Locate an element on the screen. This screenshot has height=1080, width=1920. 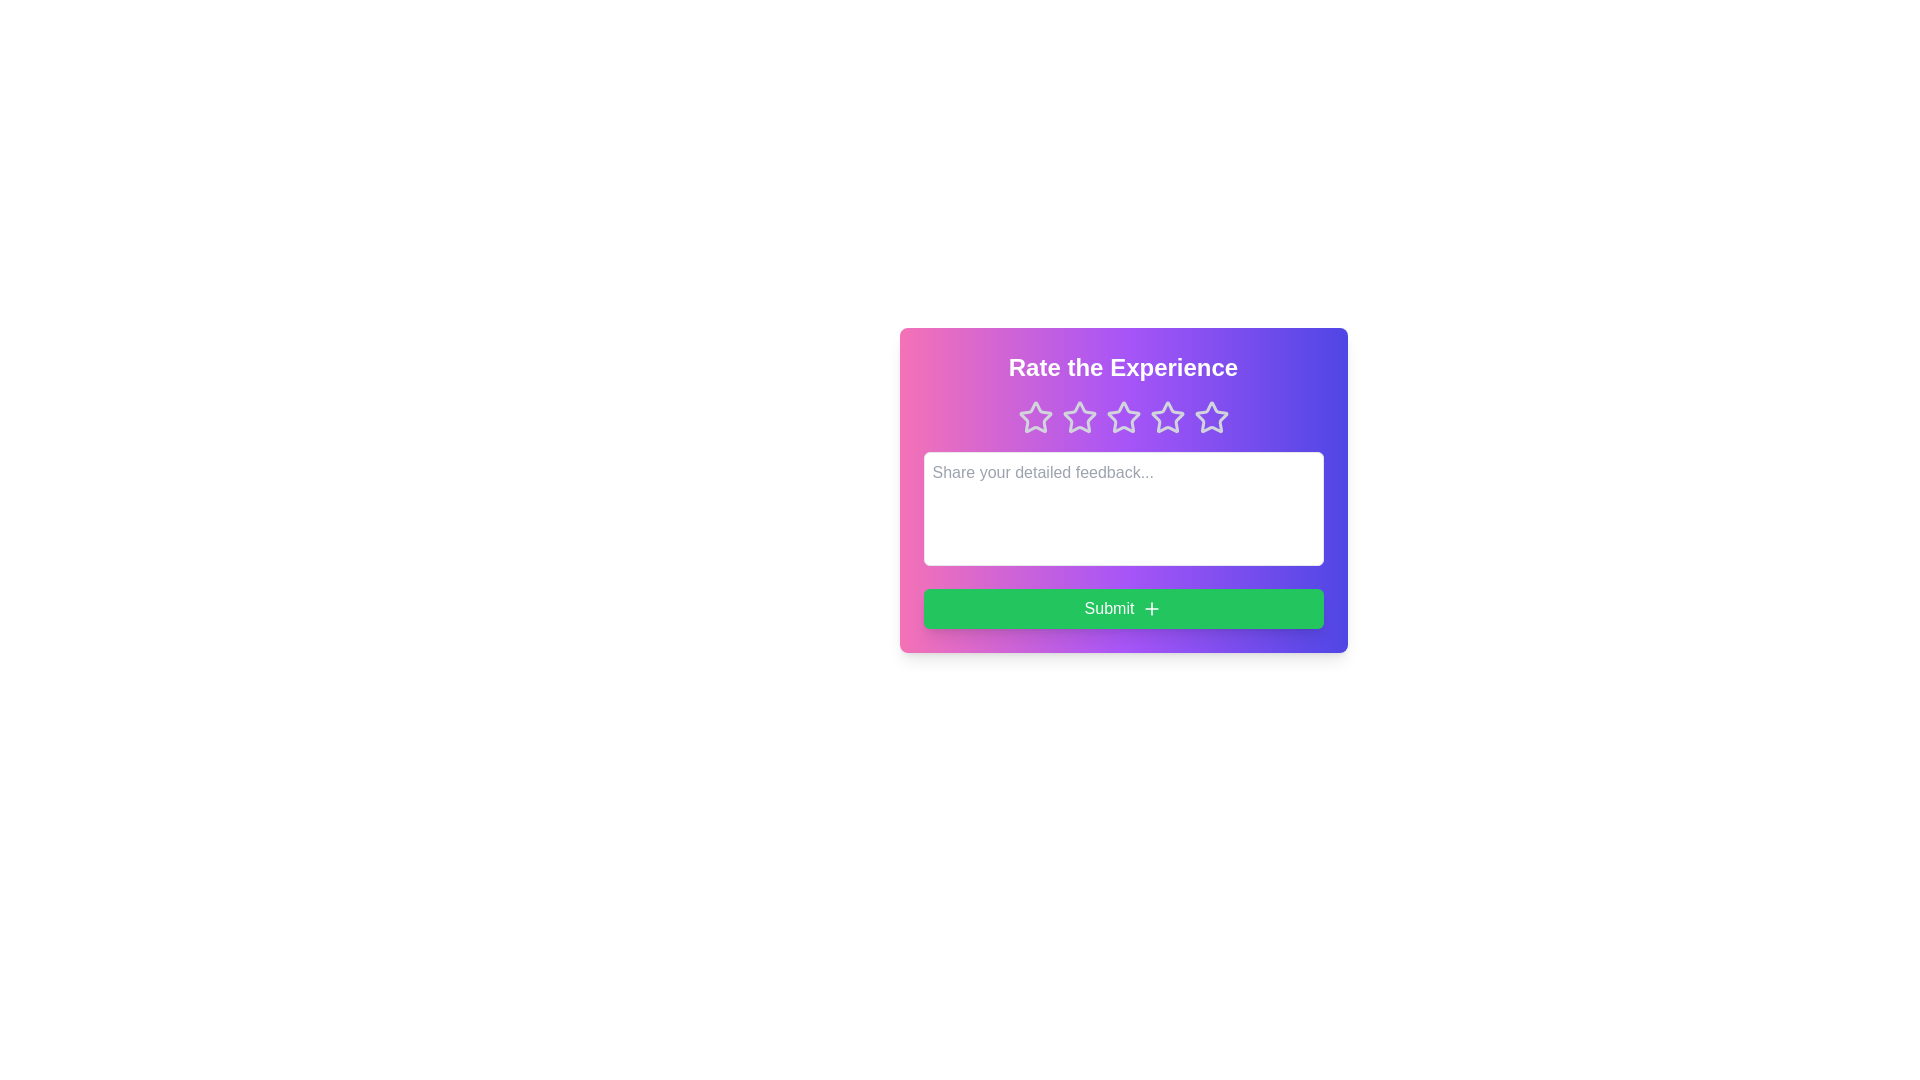
the star corresponding to the desired rating 1 is located at coordinates (1035, 416).